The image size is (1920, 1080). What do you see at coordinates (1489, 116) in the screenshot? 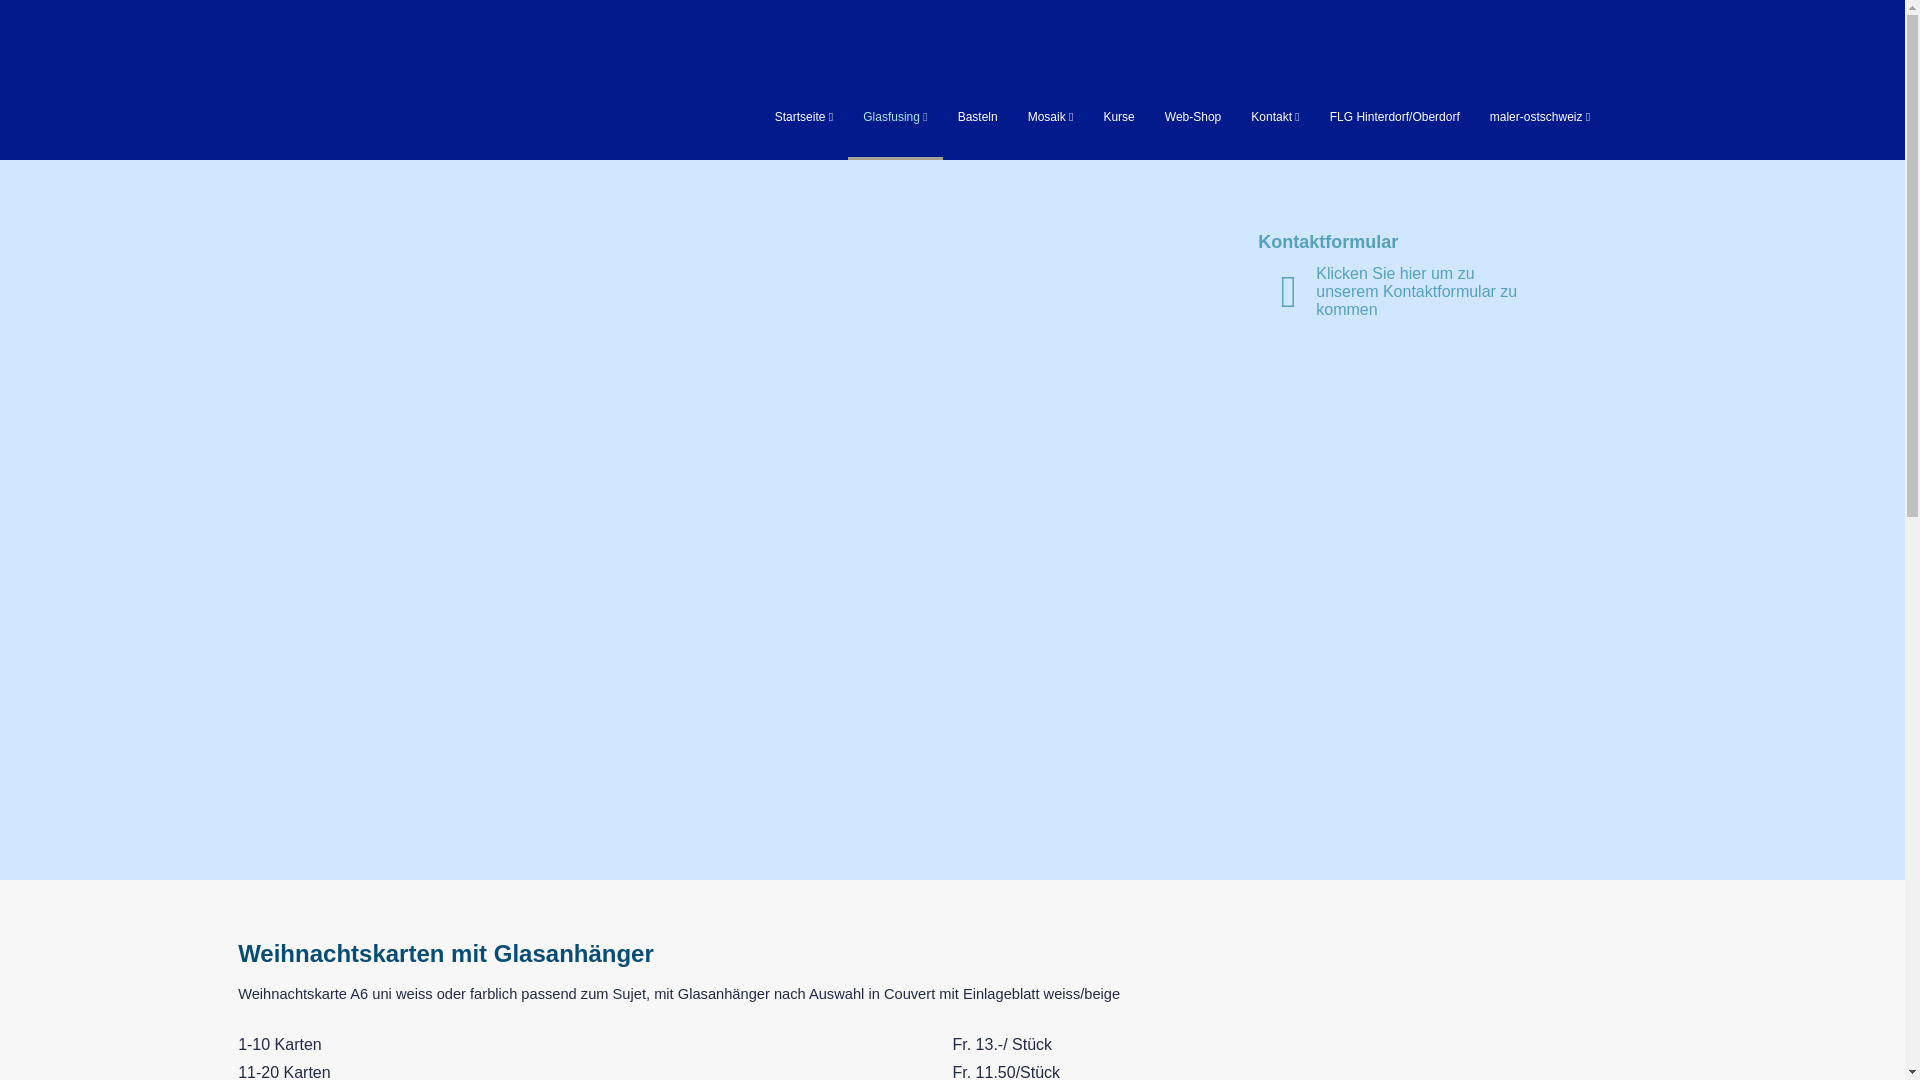
I see `'maler-ostschweiz'` at bounding box center [1489, 116].